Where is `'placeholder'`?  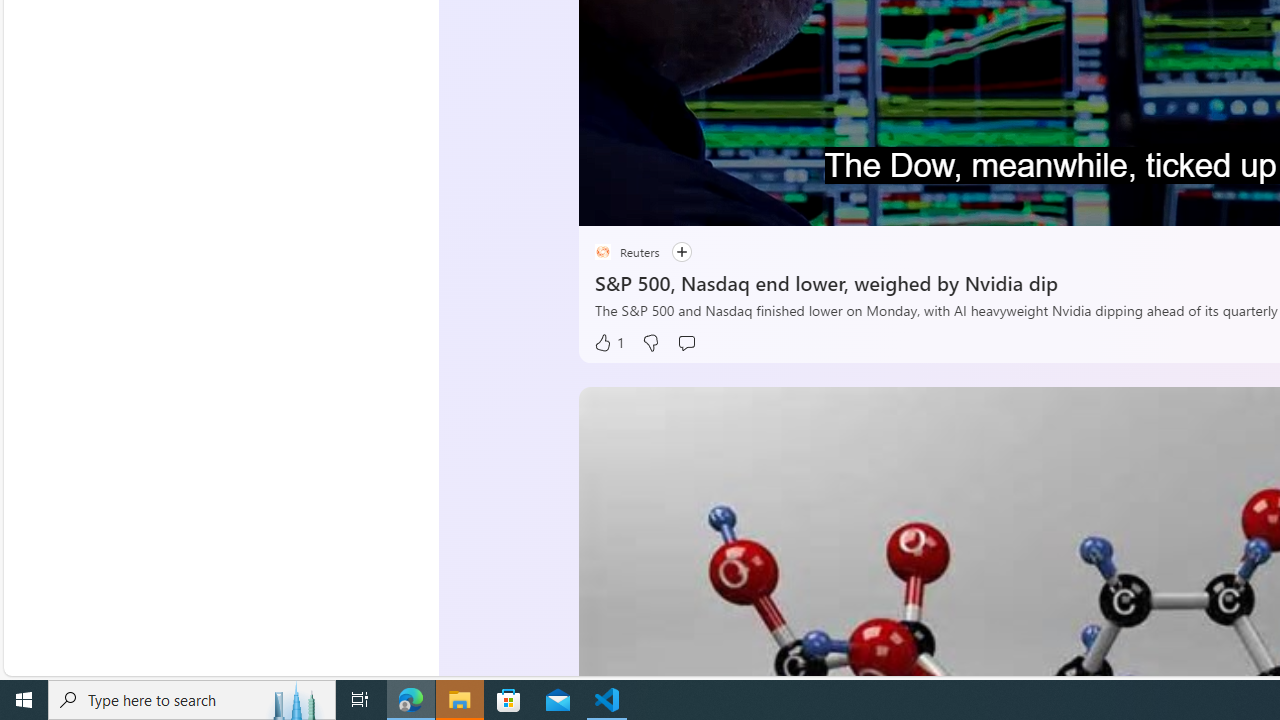 'placeholder' is located at coordinates (601, 251).